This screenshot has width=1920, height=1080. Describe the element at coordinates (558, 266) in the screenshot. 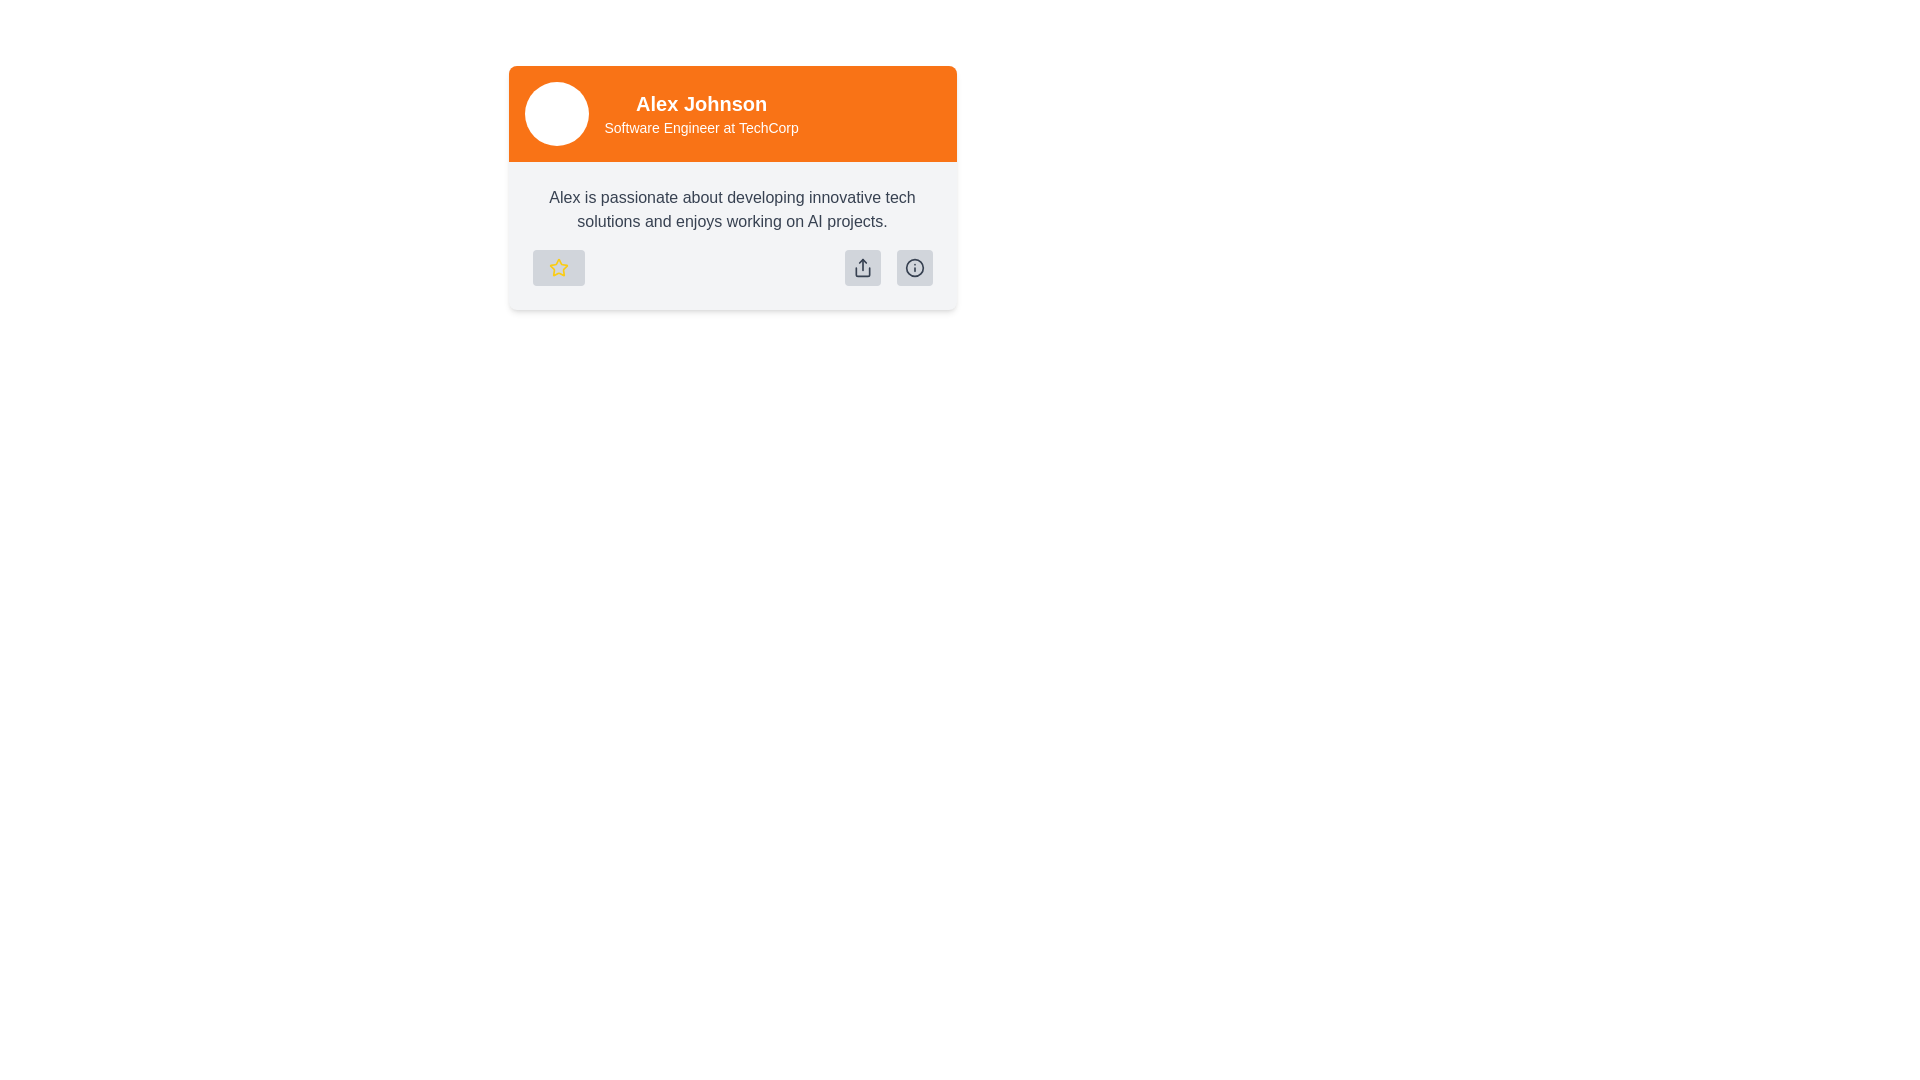

I see `the star icon located centrally within the rectangular button on the user profile card, which has a grey background` at that location.